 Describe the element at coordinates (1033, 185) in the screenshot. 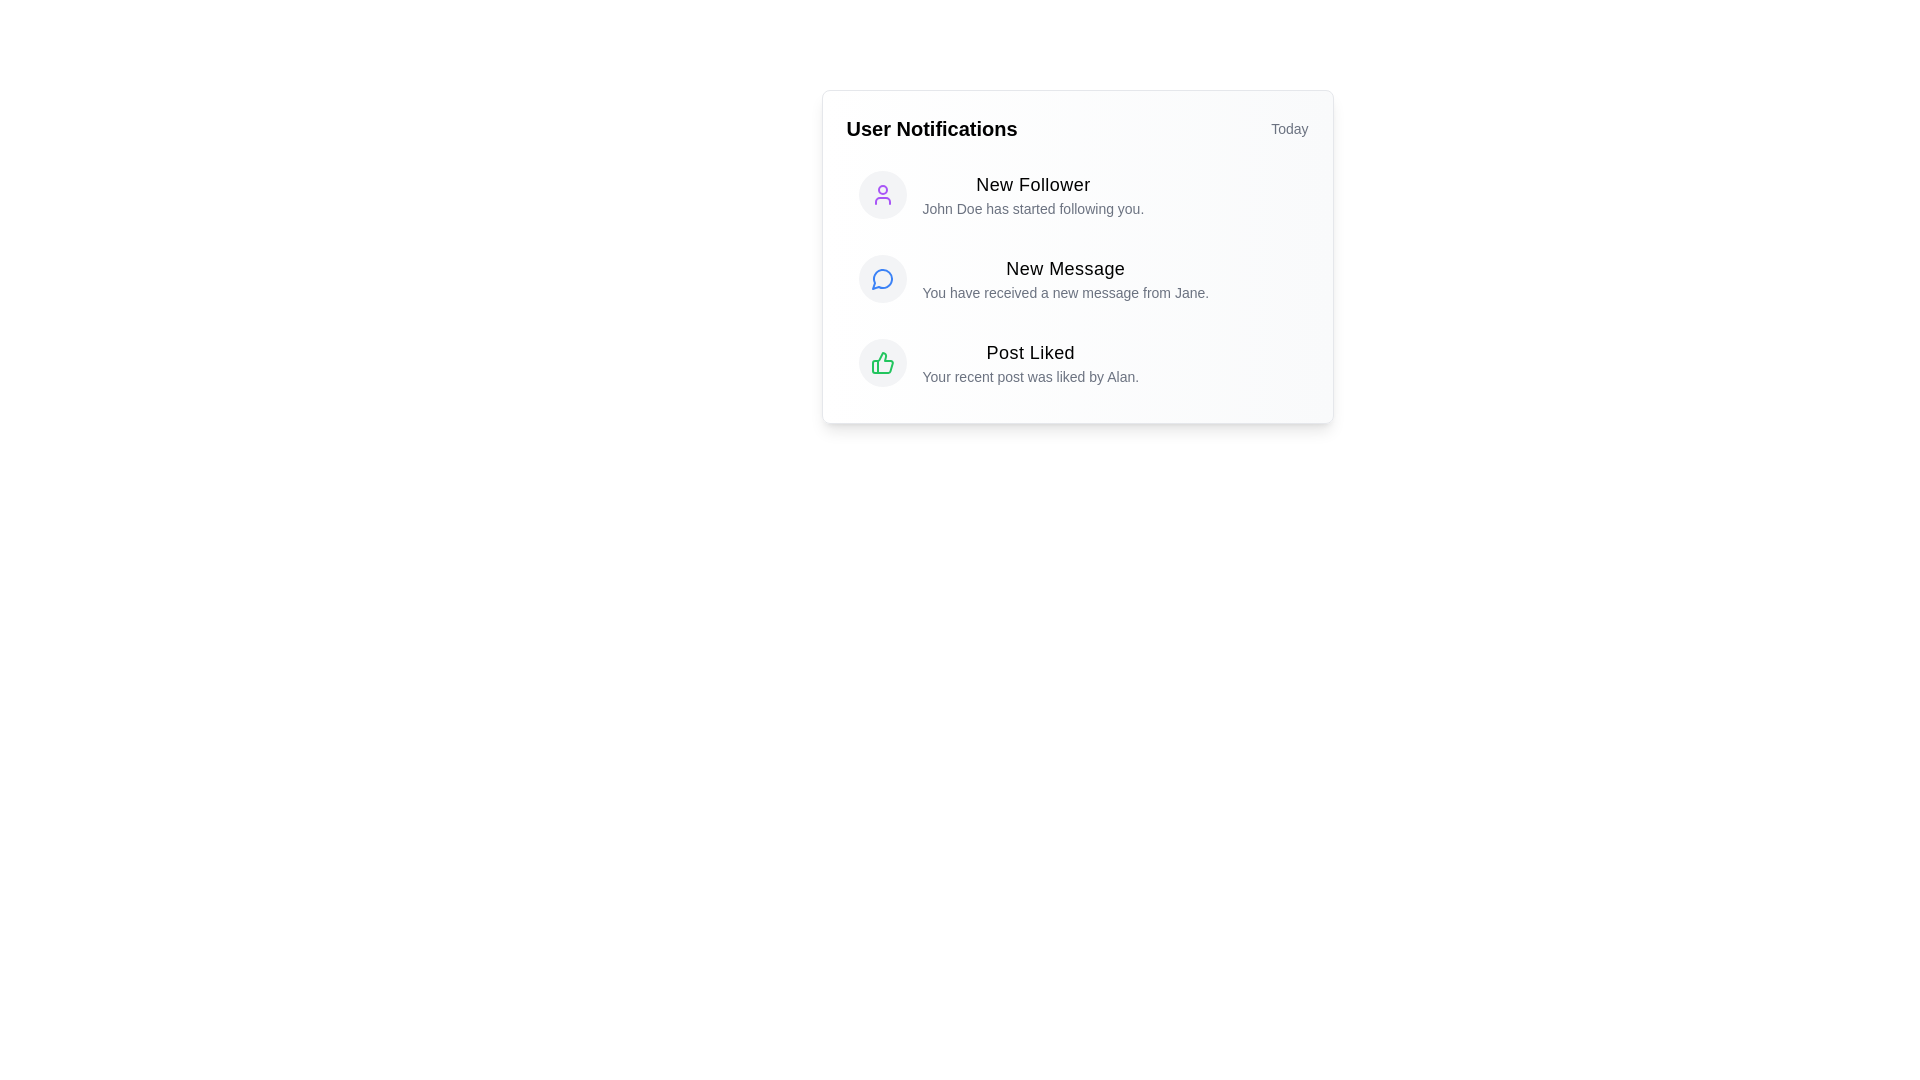

I see `the text label 'New Follower' which is displayed in bold font at the top center of the notification box` at that location.